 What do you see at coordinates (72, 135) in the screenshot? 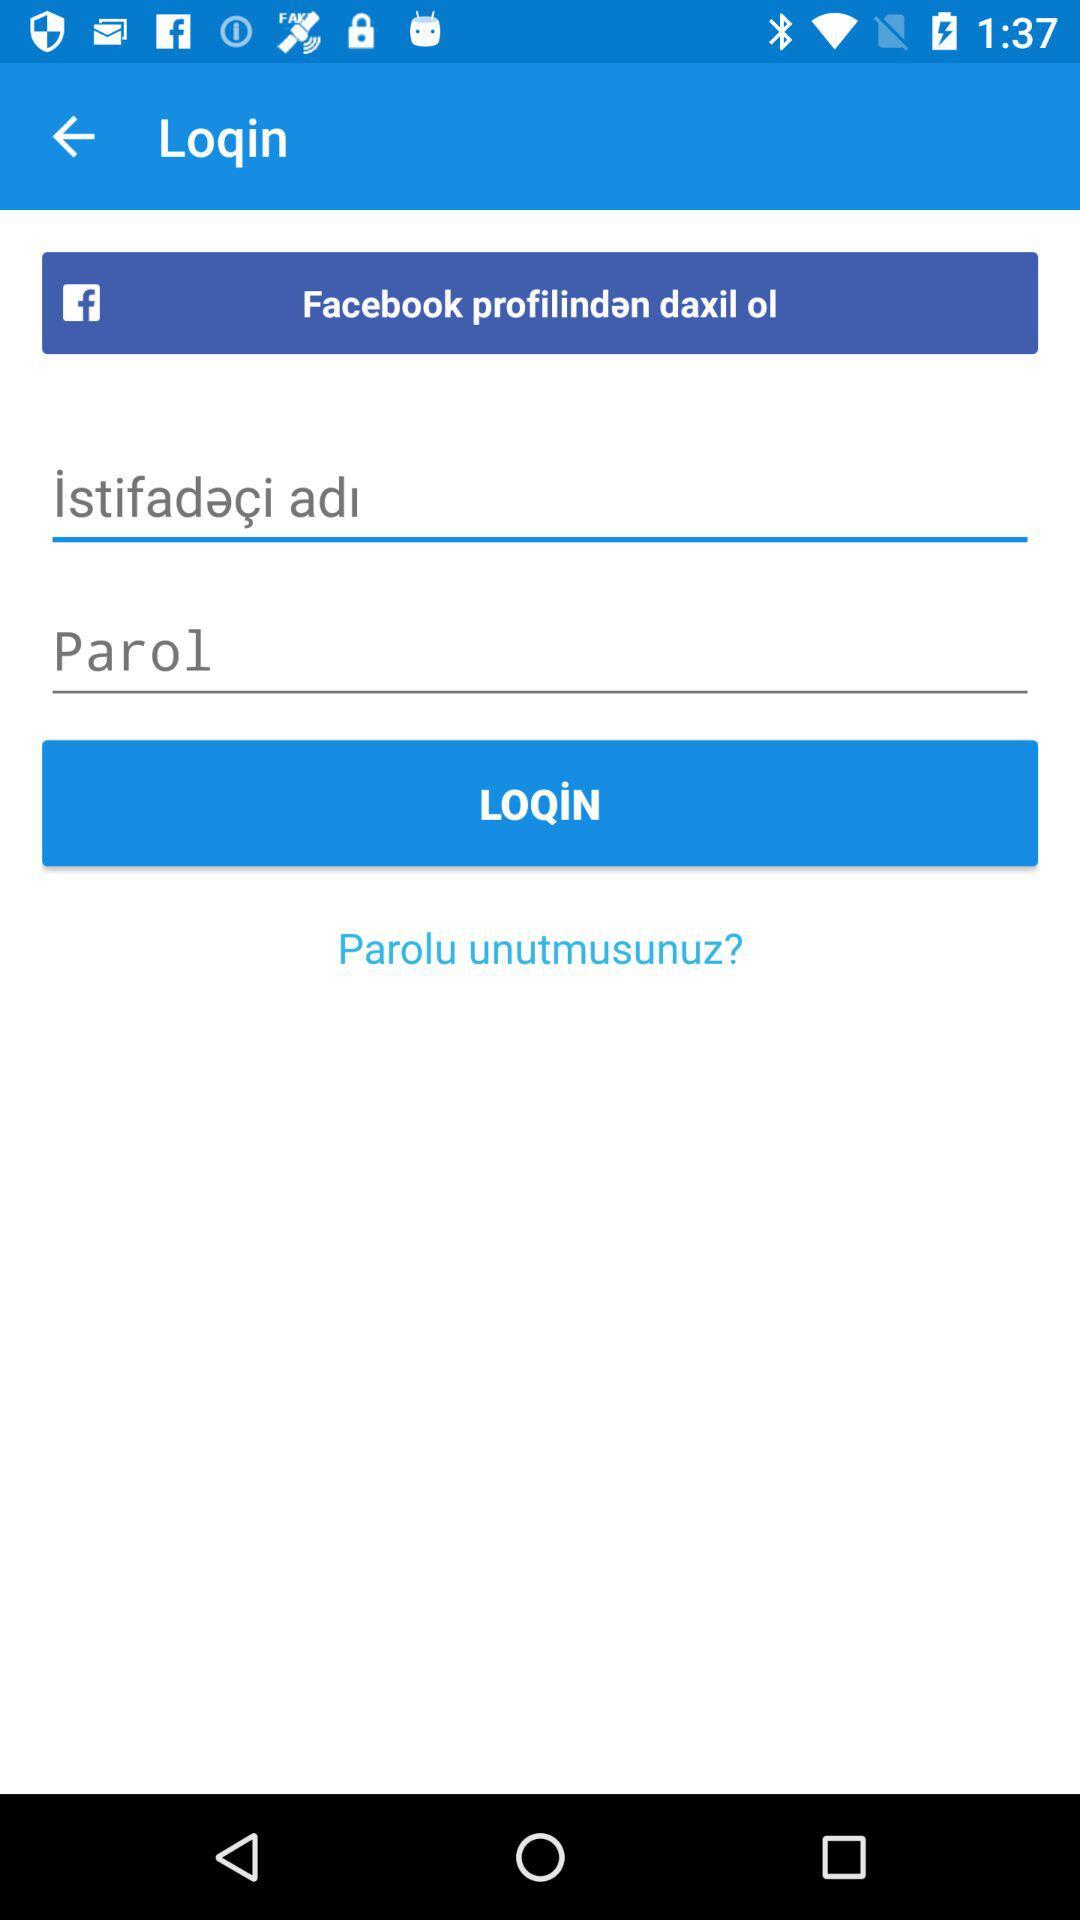
I see `item next to the loqin item` at bounding box center [72, 135].